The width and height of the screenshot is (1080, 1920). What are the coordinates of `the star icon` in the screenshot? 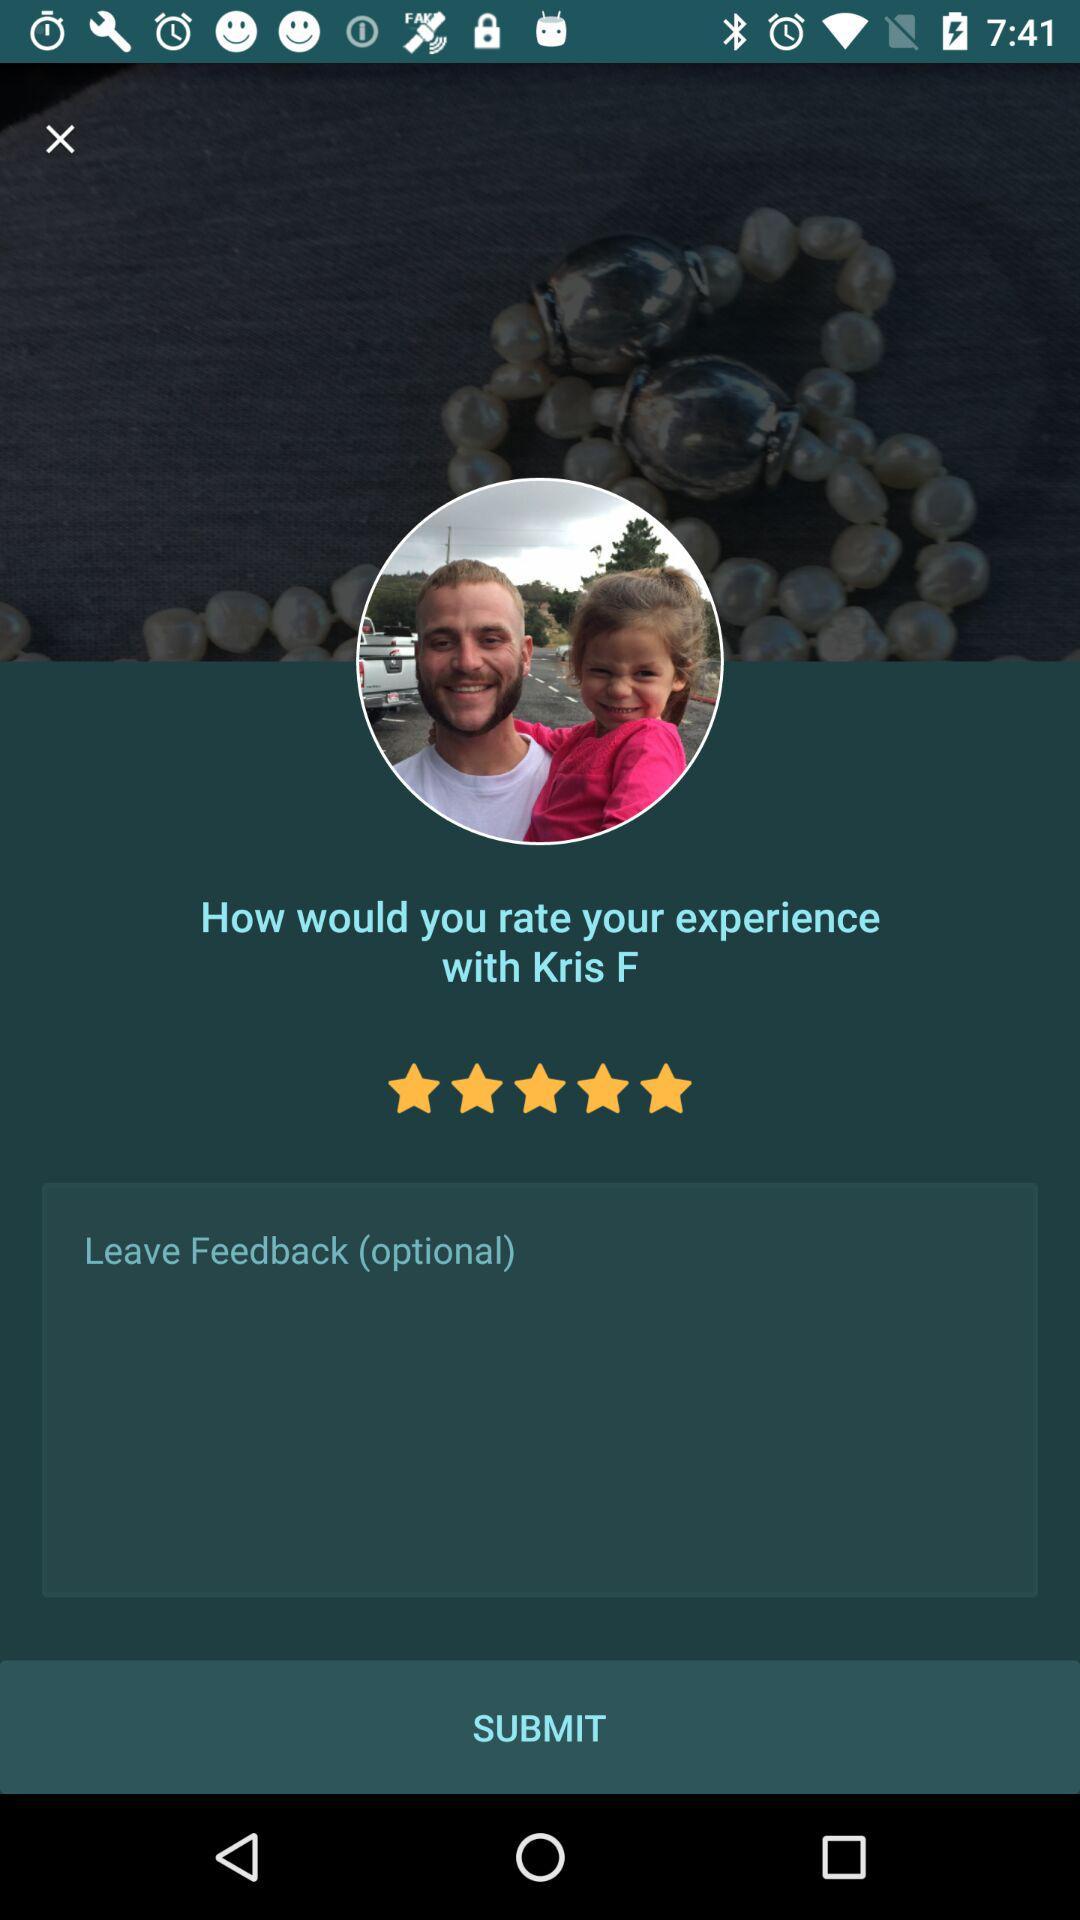 It's located at (601, 1087).